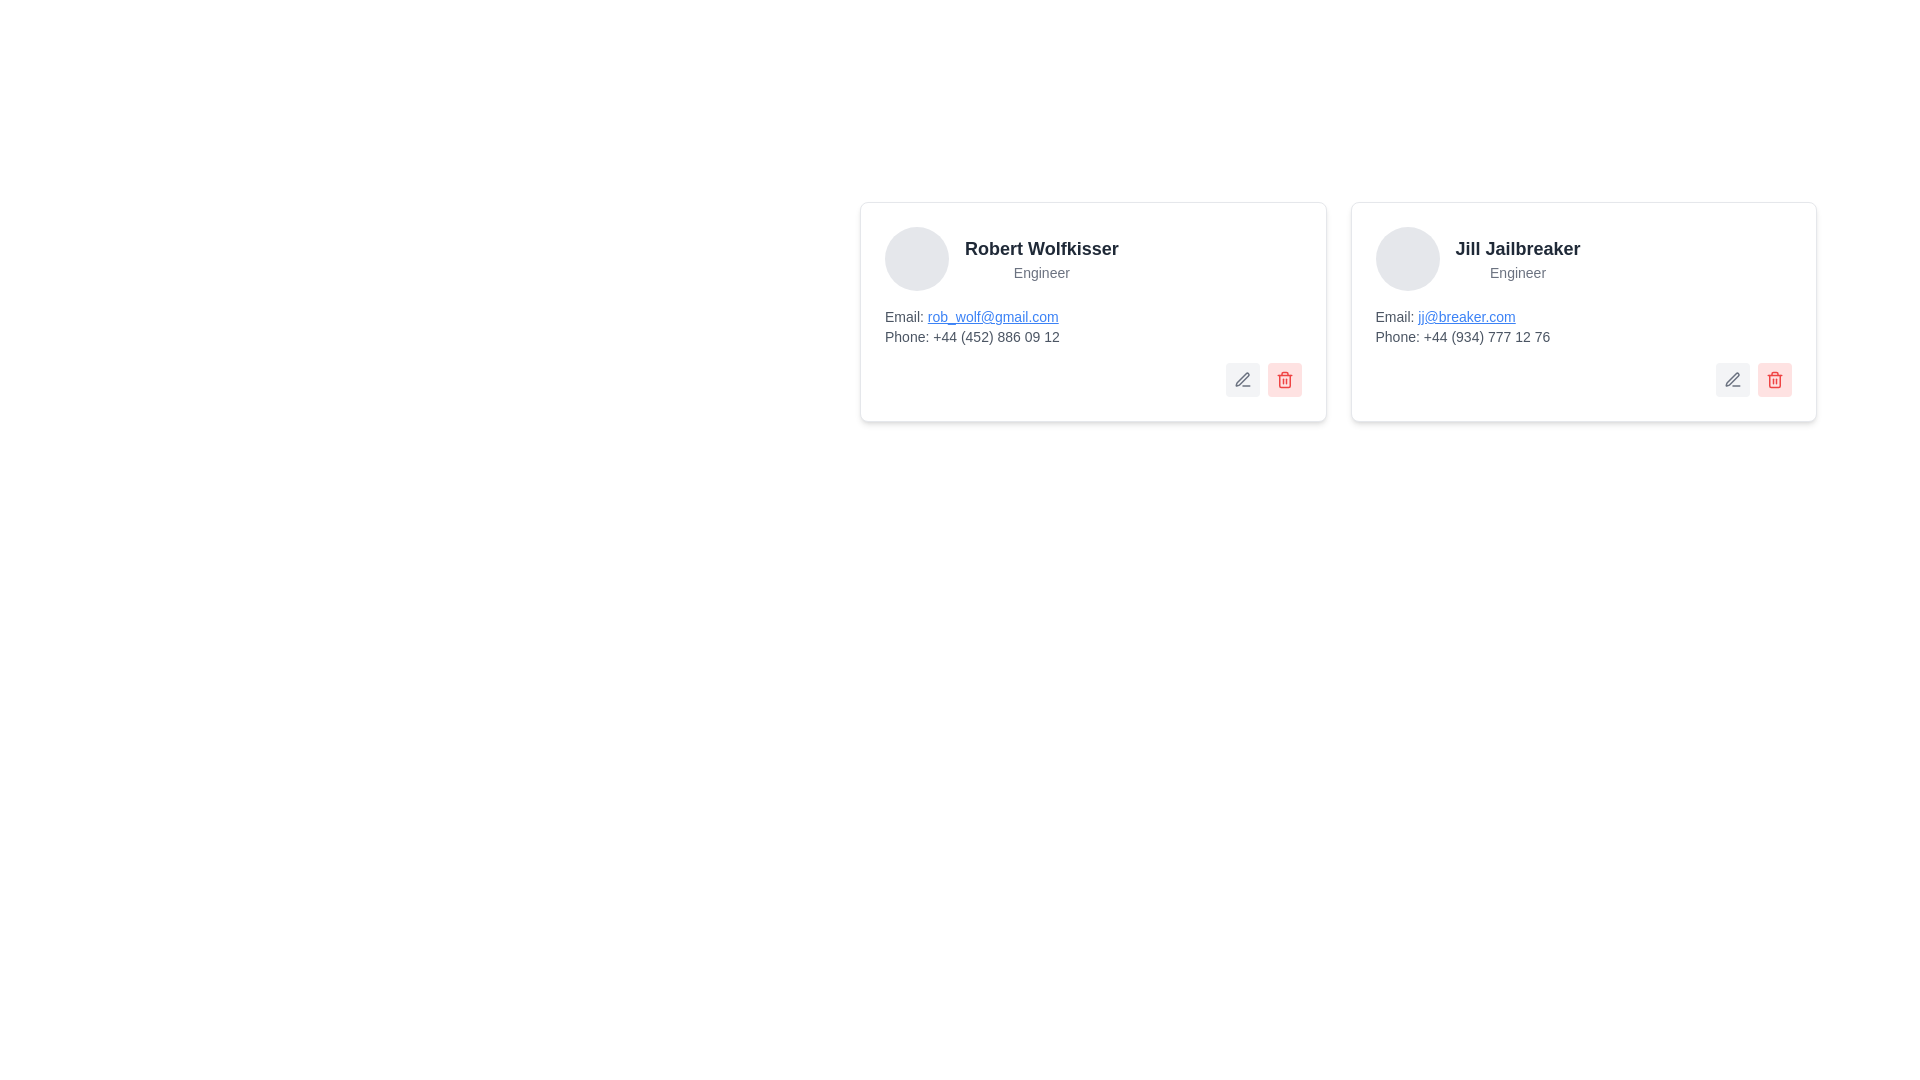 The image size is (1920, 1080). I want to click on text label displaying the name and designation of a person, which is the second card in a row located to the right of the card containing 'Robert Wolfkisser', so click(1518, 257).